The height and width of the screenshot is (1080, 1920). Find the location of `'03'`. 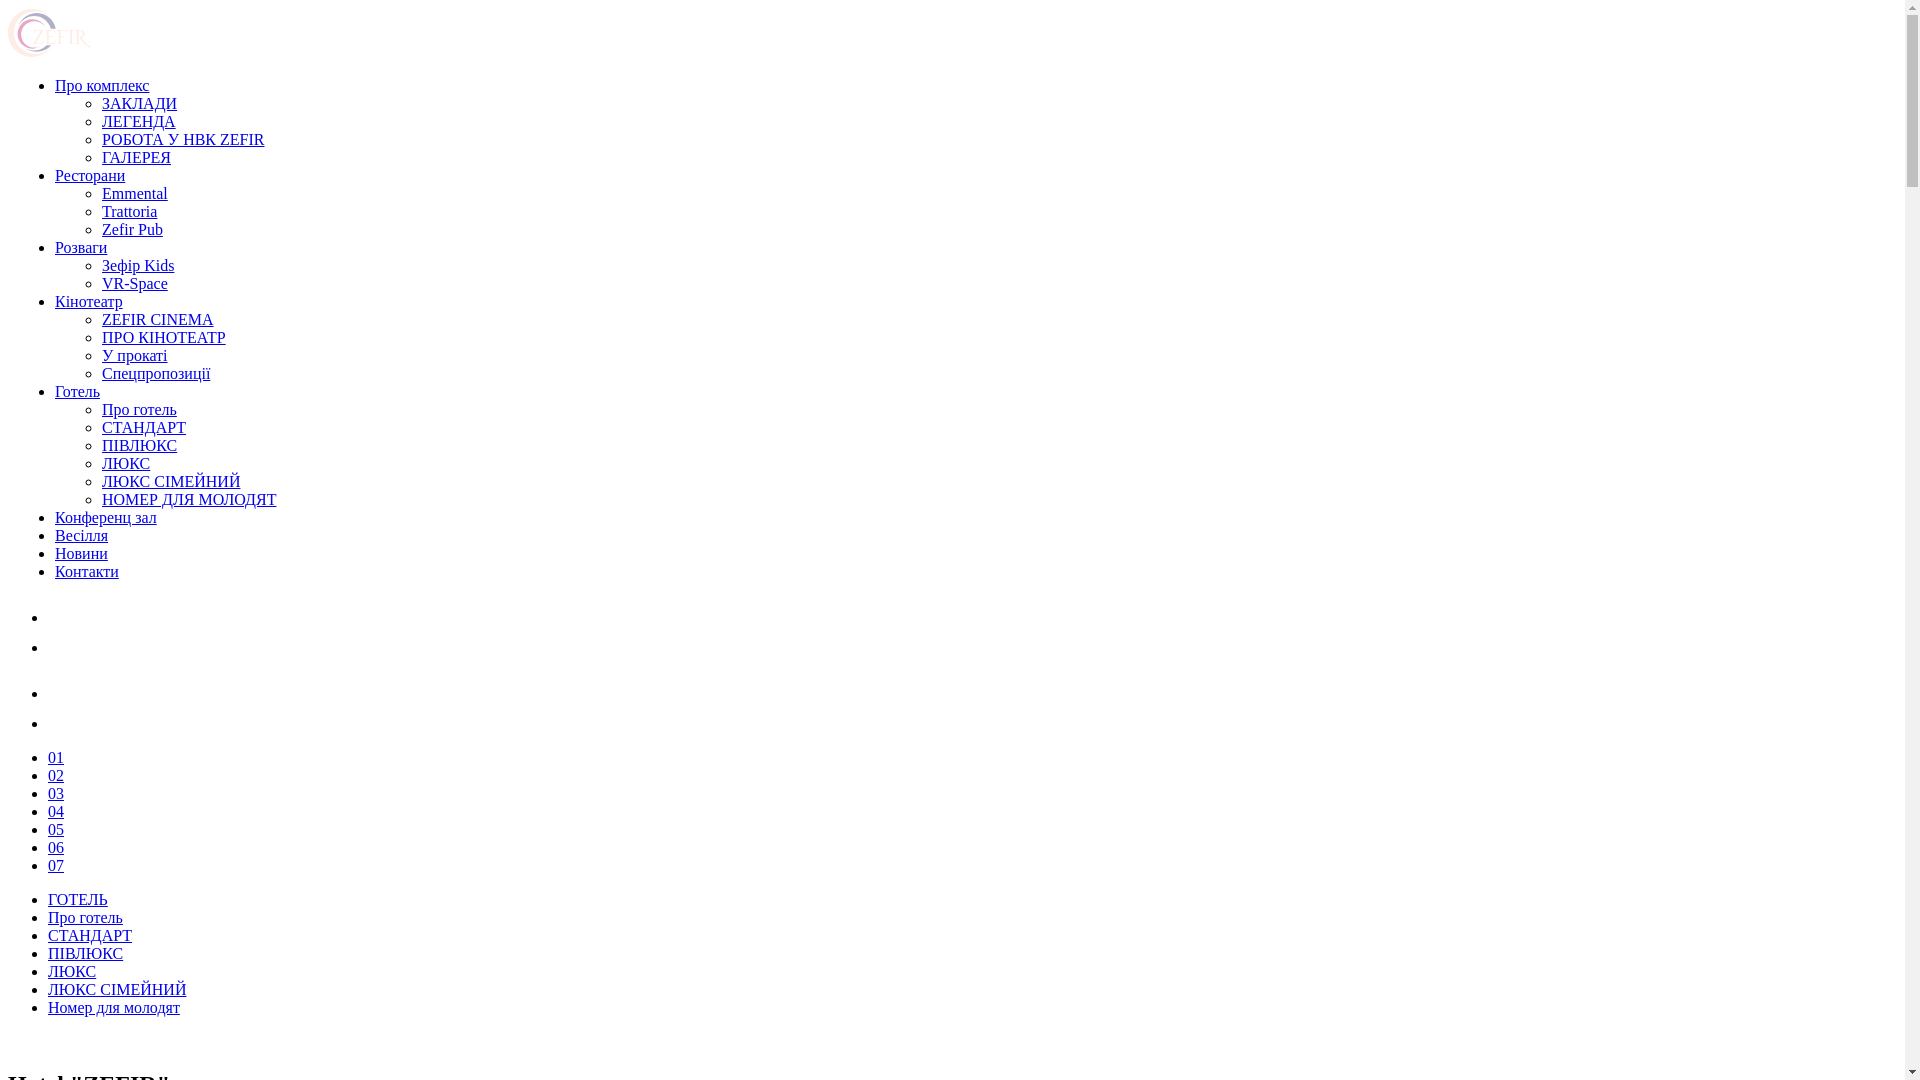

'03' is located at coordinates (56, 792).